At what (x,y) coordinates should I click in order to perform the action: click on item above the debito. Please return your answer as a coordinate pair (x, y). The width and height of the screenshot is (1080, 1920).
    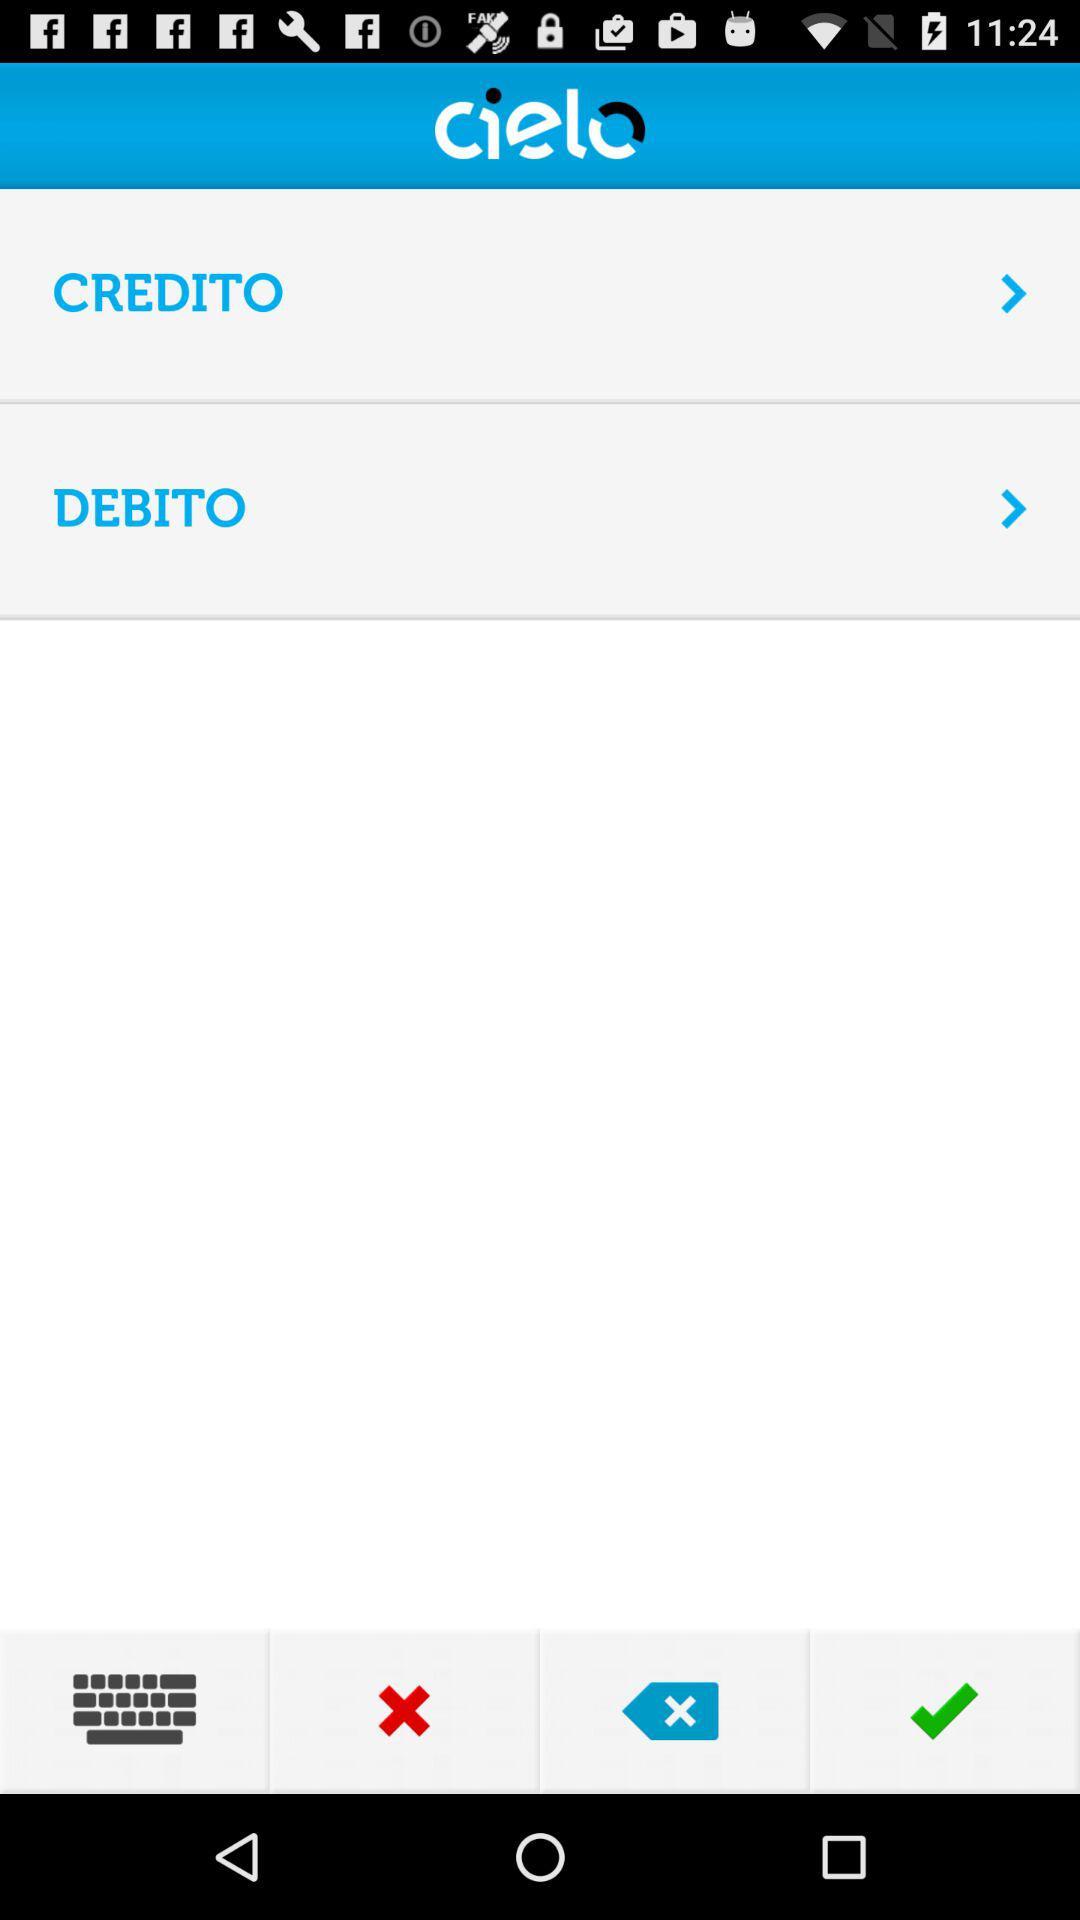
    Looking at the image, I should click on (540, 402).